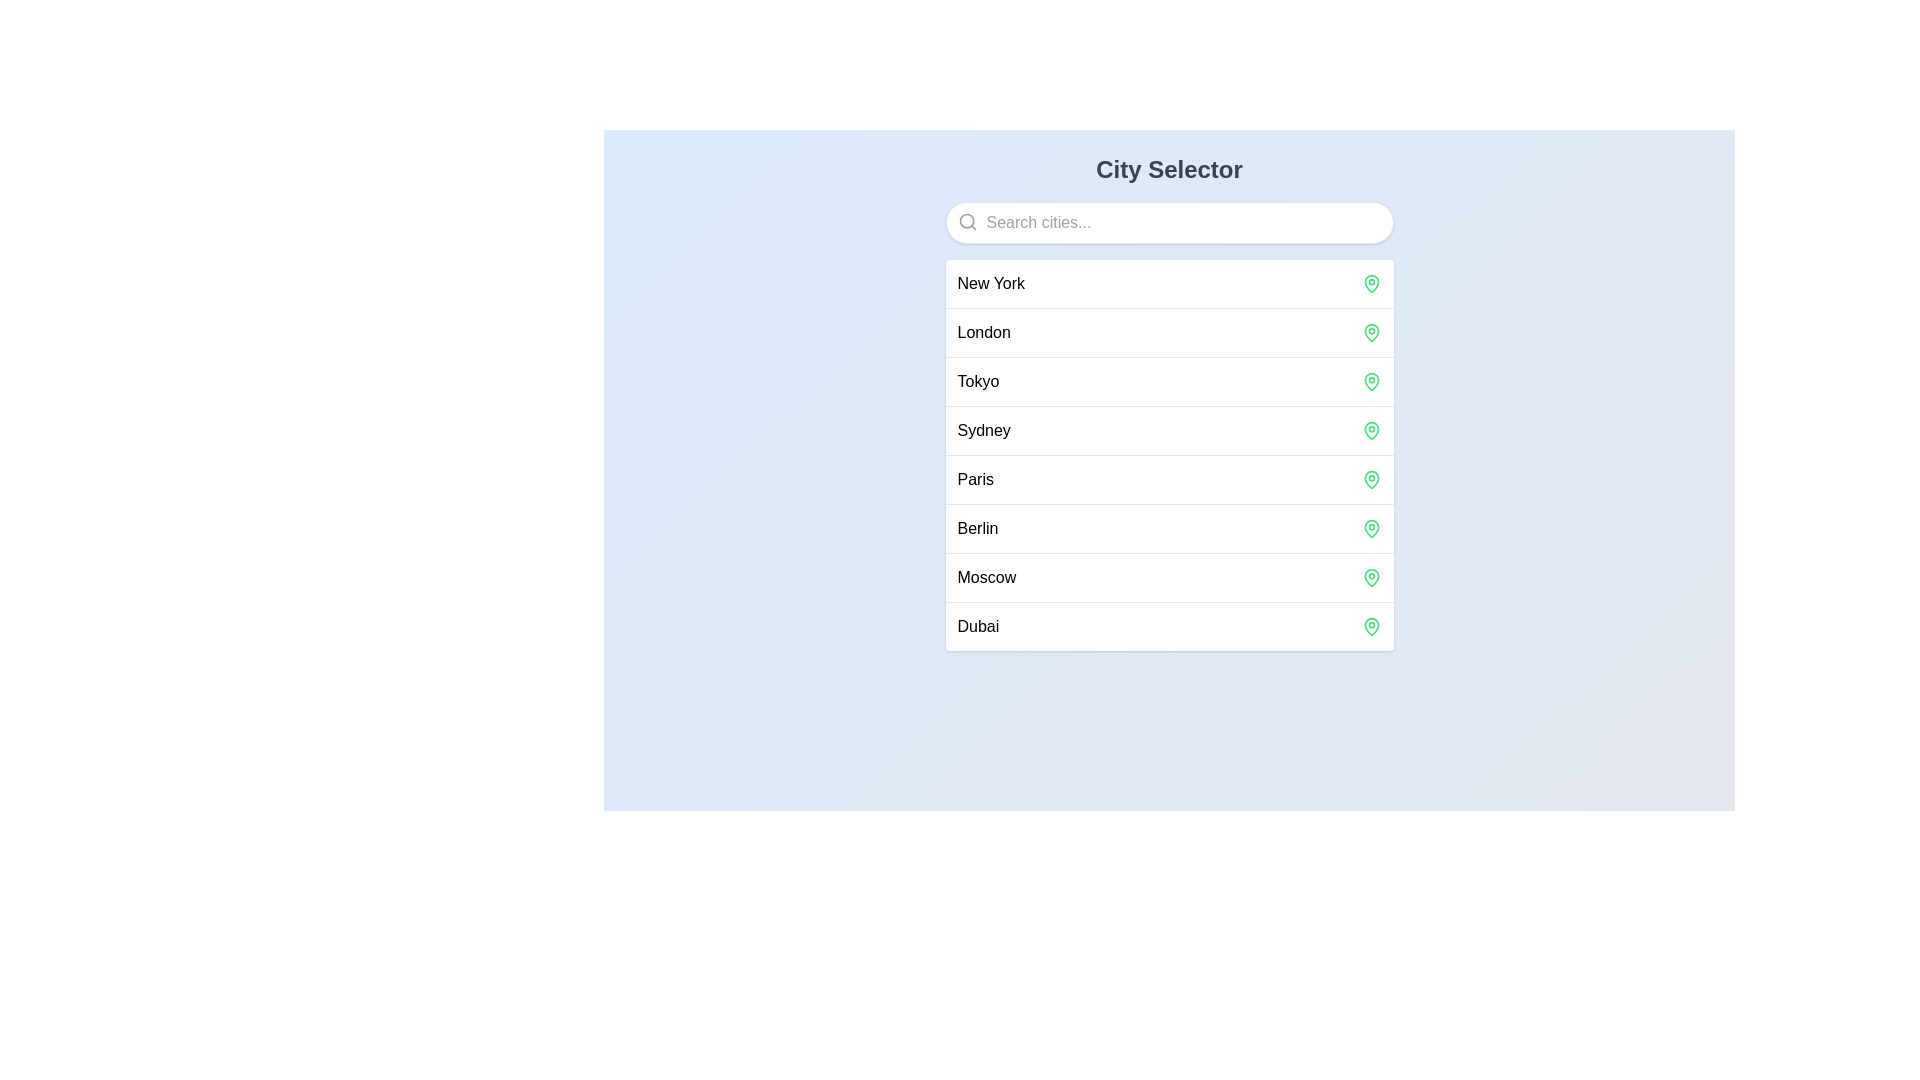 The width and height of the screenshot is (1920, 1080). Describe the element at coordinates (1169, 479) in the screenshot. I see `the list item representing 'Paris' by navigating to its content` at that location.